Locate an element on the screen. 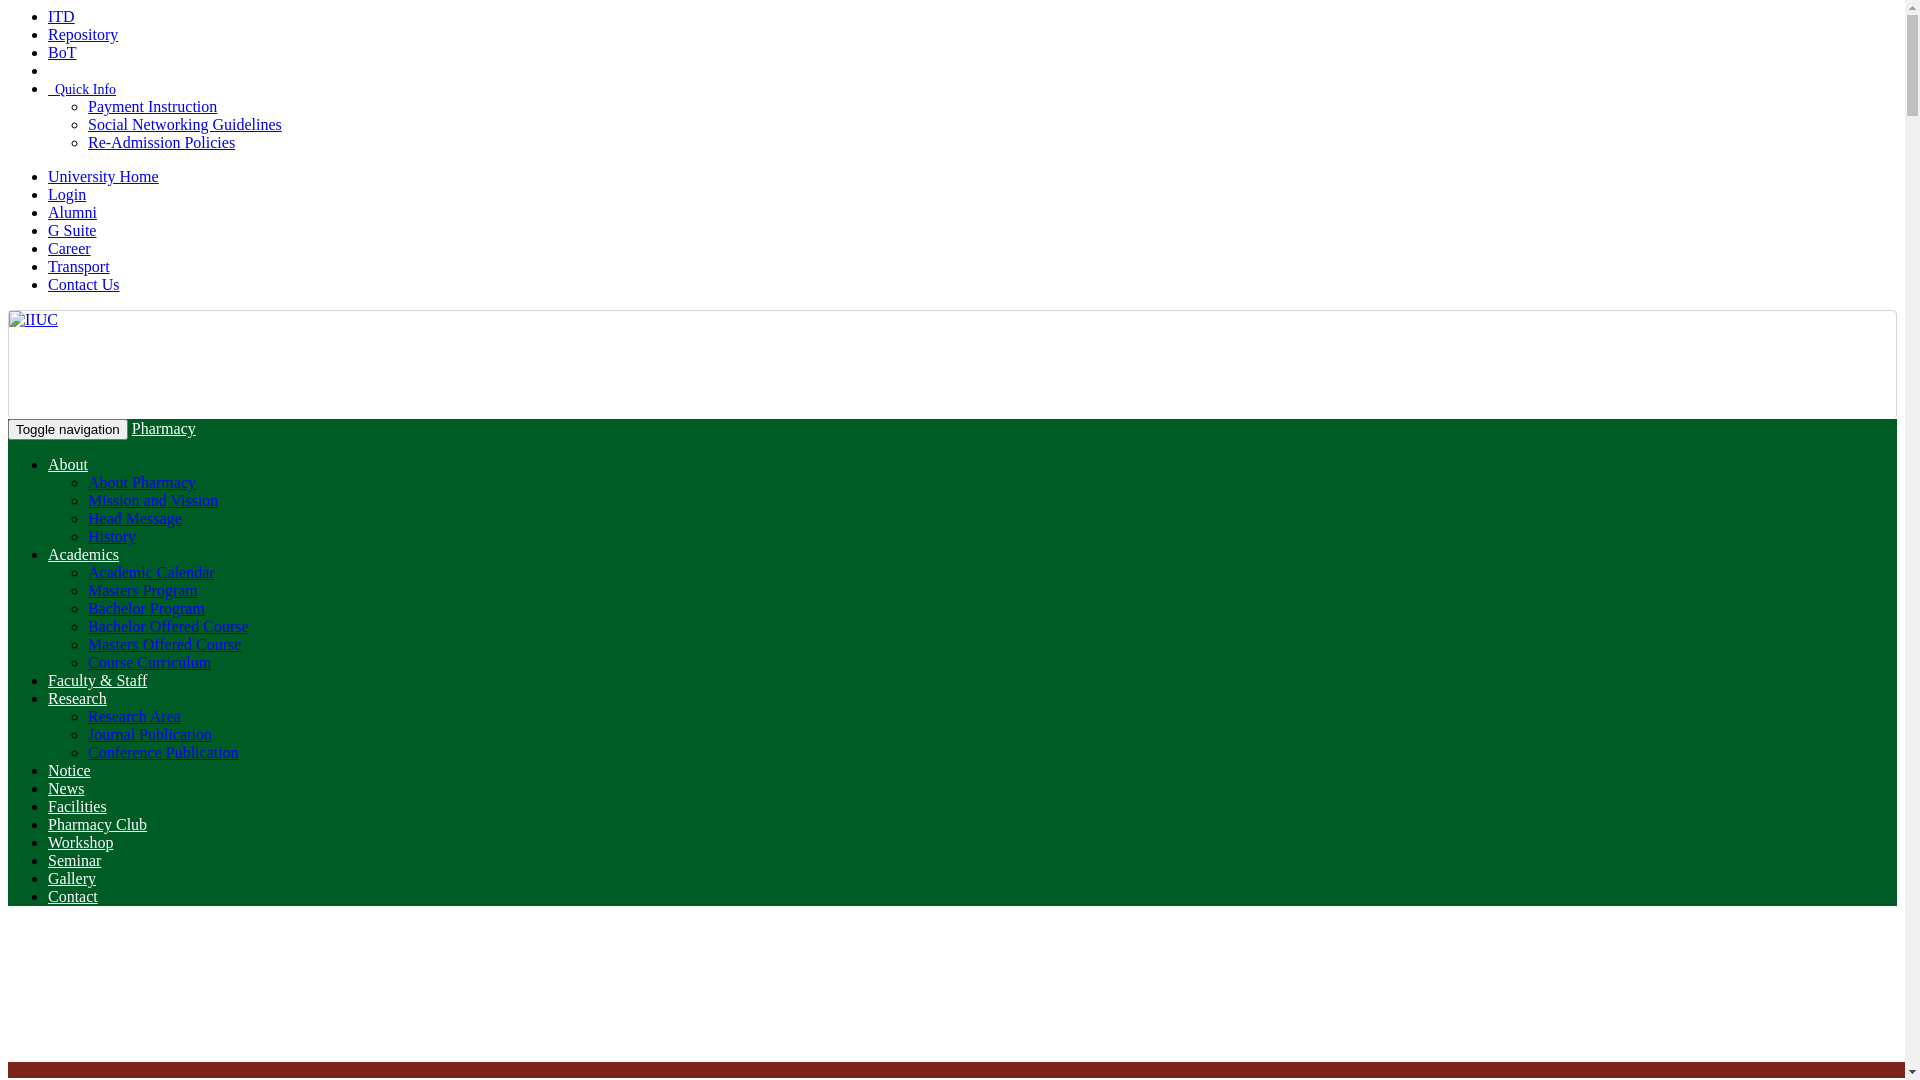 The width and height of the screenshot is (1920, 1080). 'Conference Publication' is located at coordinates (163, 752).